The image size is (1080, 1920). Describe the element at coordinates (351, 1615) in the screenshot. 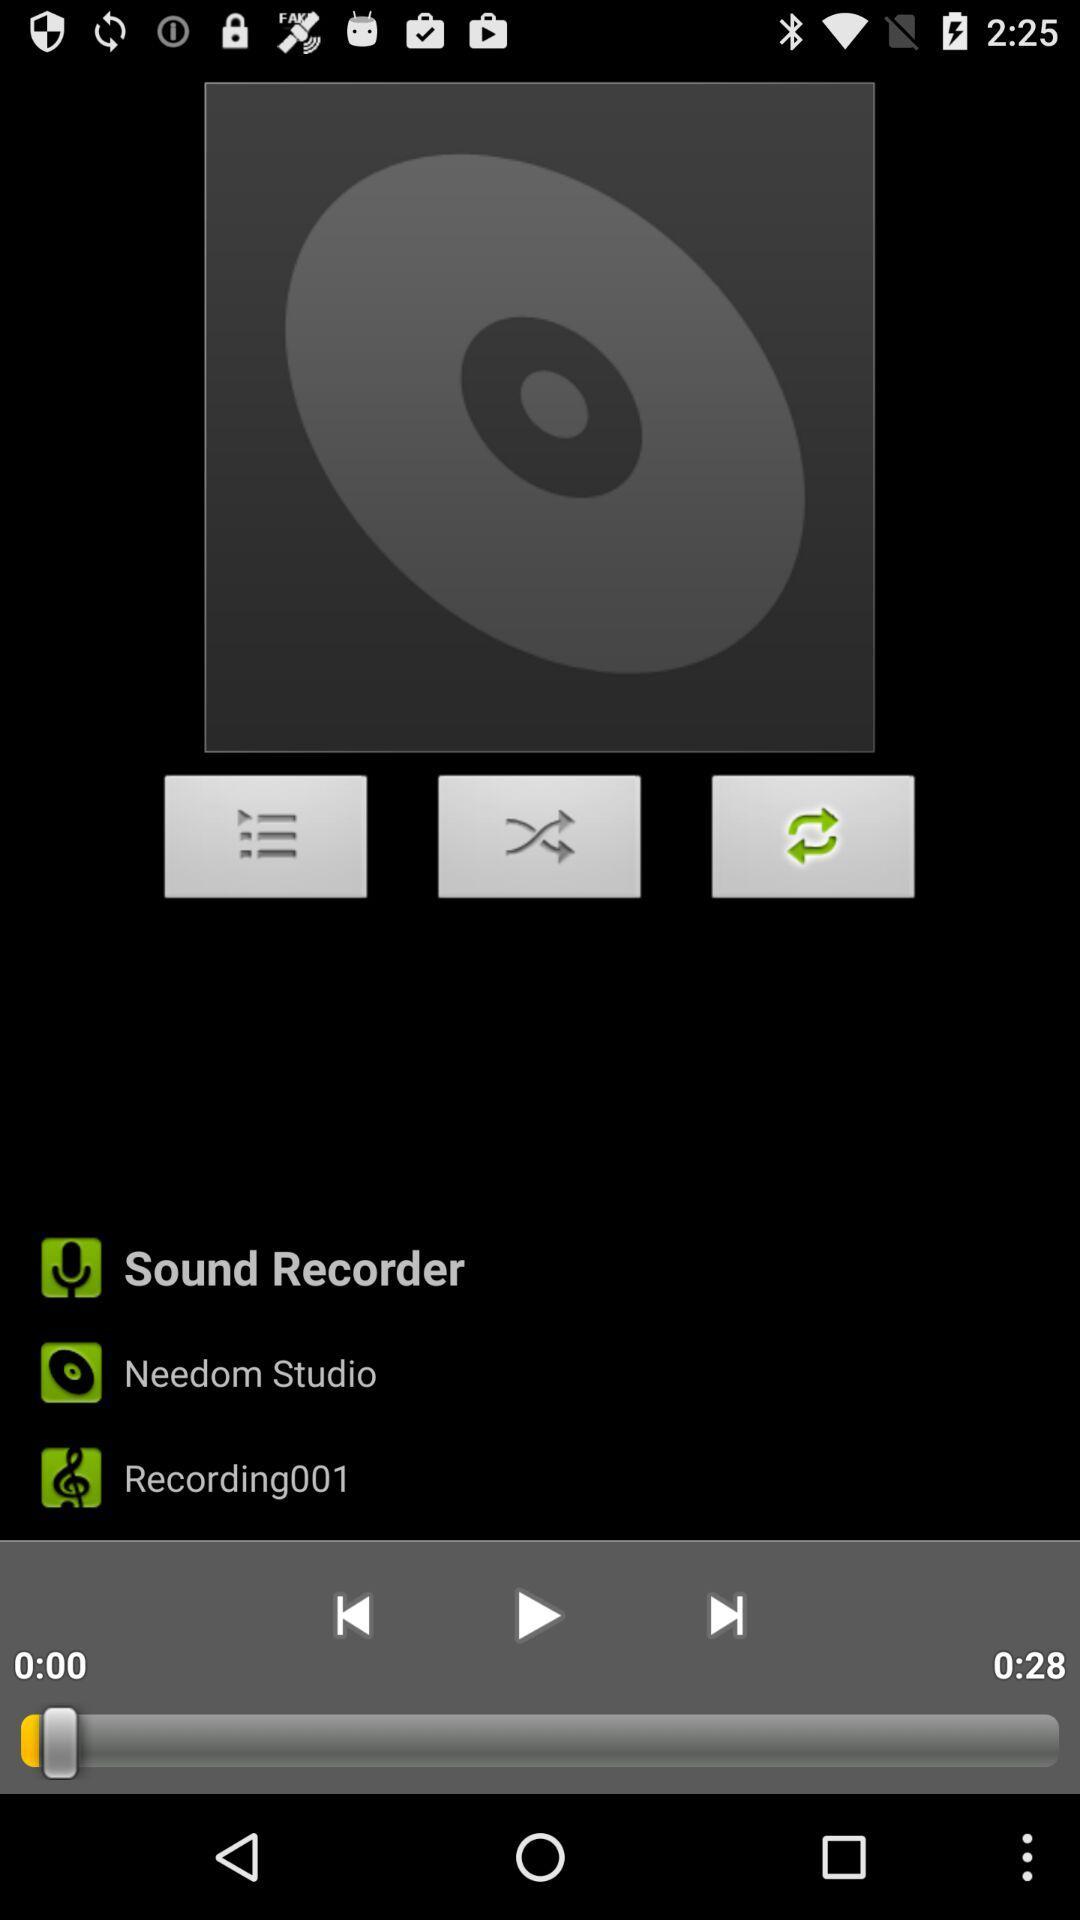

I see `the app to the right of the 0:00 item` at that location.